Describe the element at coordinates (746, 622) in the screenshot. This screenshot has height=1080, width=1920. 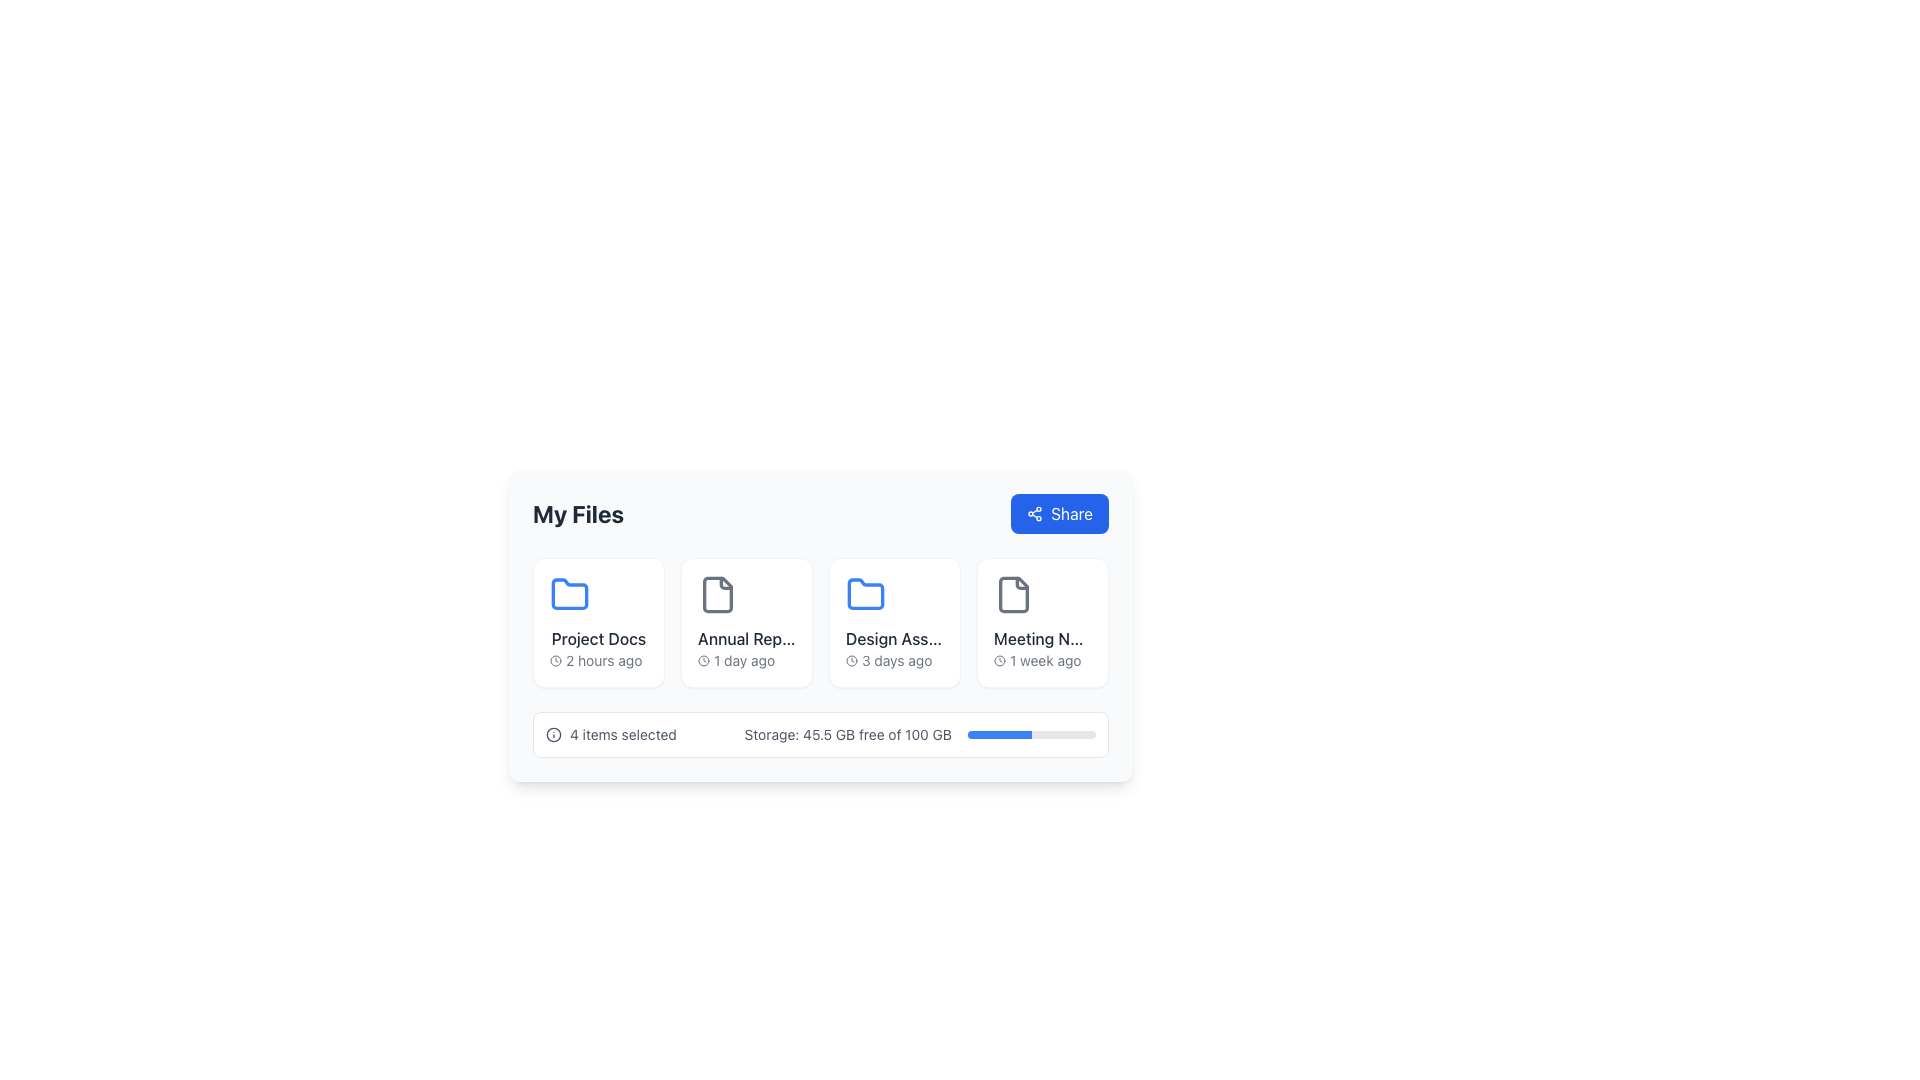
I see `the second file entry in the 'My Files' section` at that location.